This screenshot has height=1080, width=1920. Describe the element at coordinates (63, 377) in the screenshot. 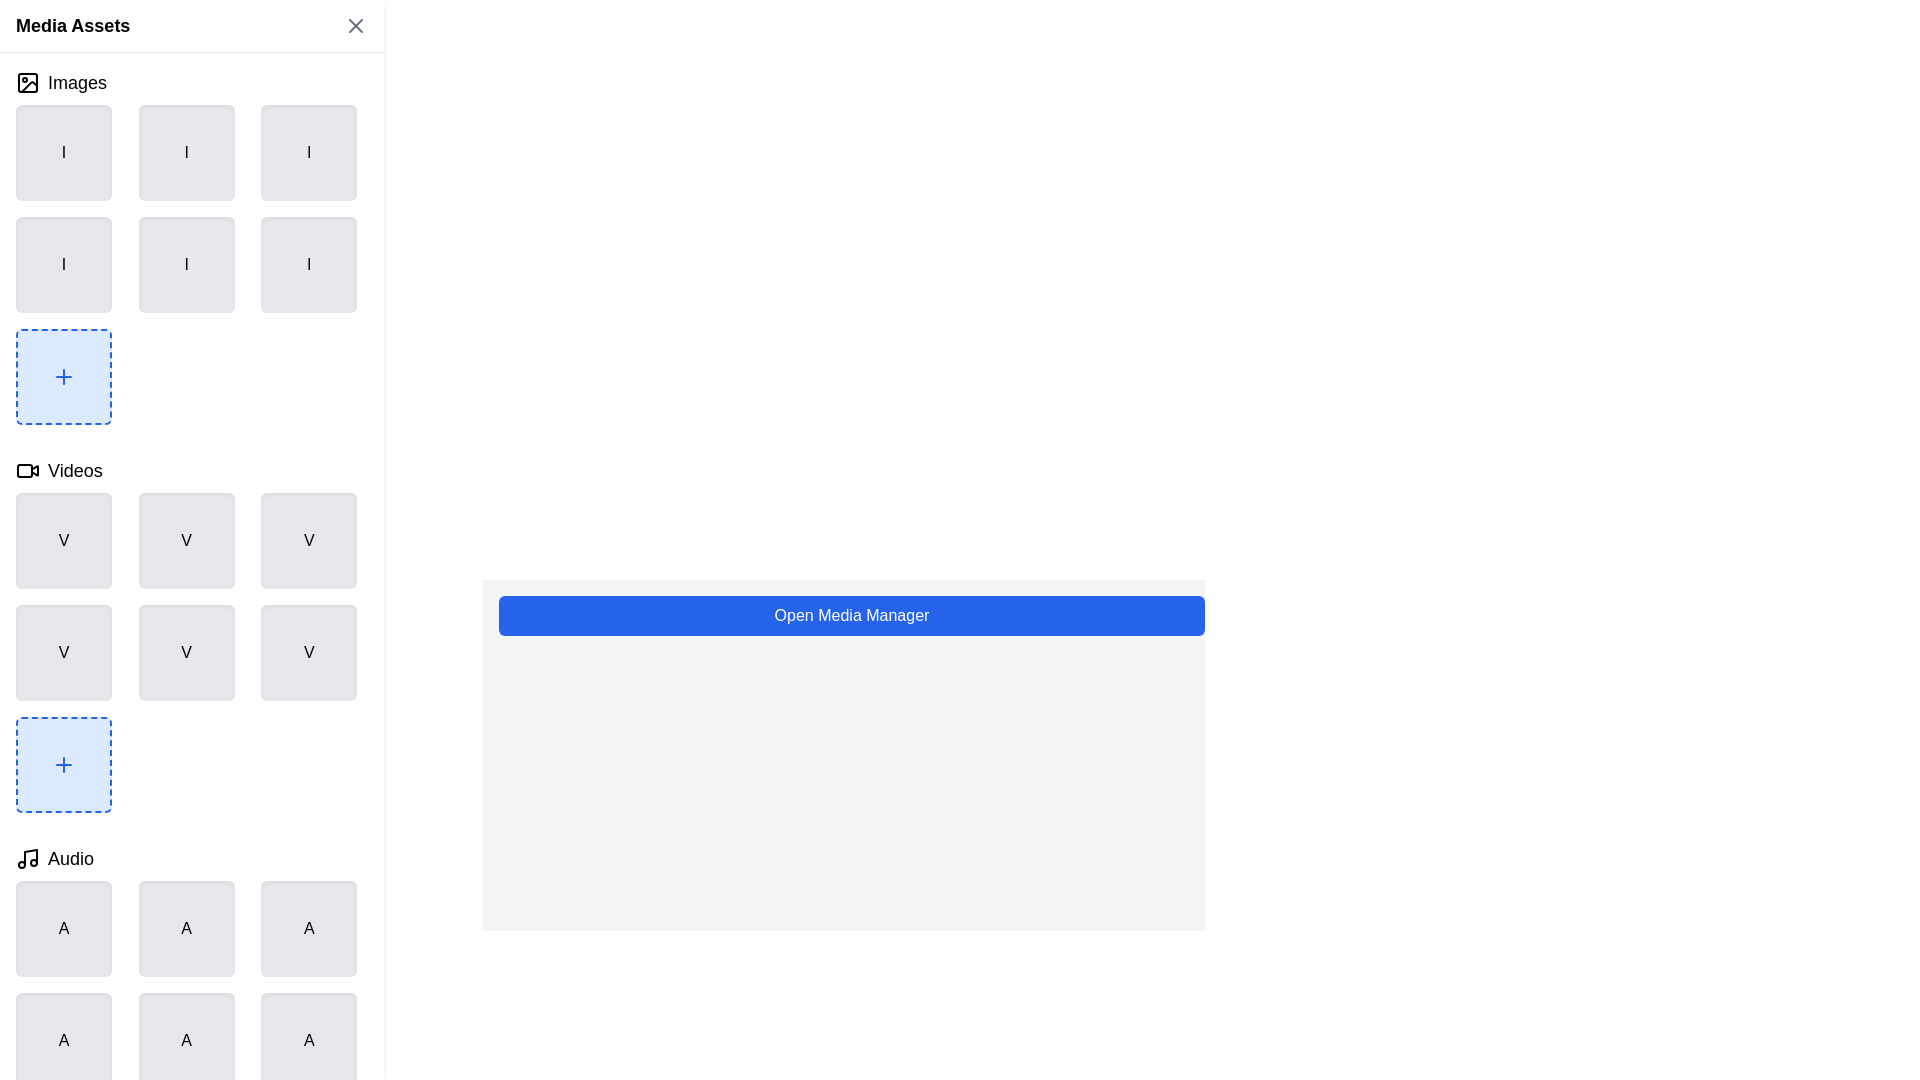

I see `the Icon button located inside the light blue square box in the 'Images' section of the 'Media Assets' panel` at that location.